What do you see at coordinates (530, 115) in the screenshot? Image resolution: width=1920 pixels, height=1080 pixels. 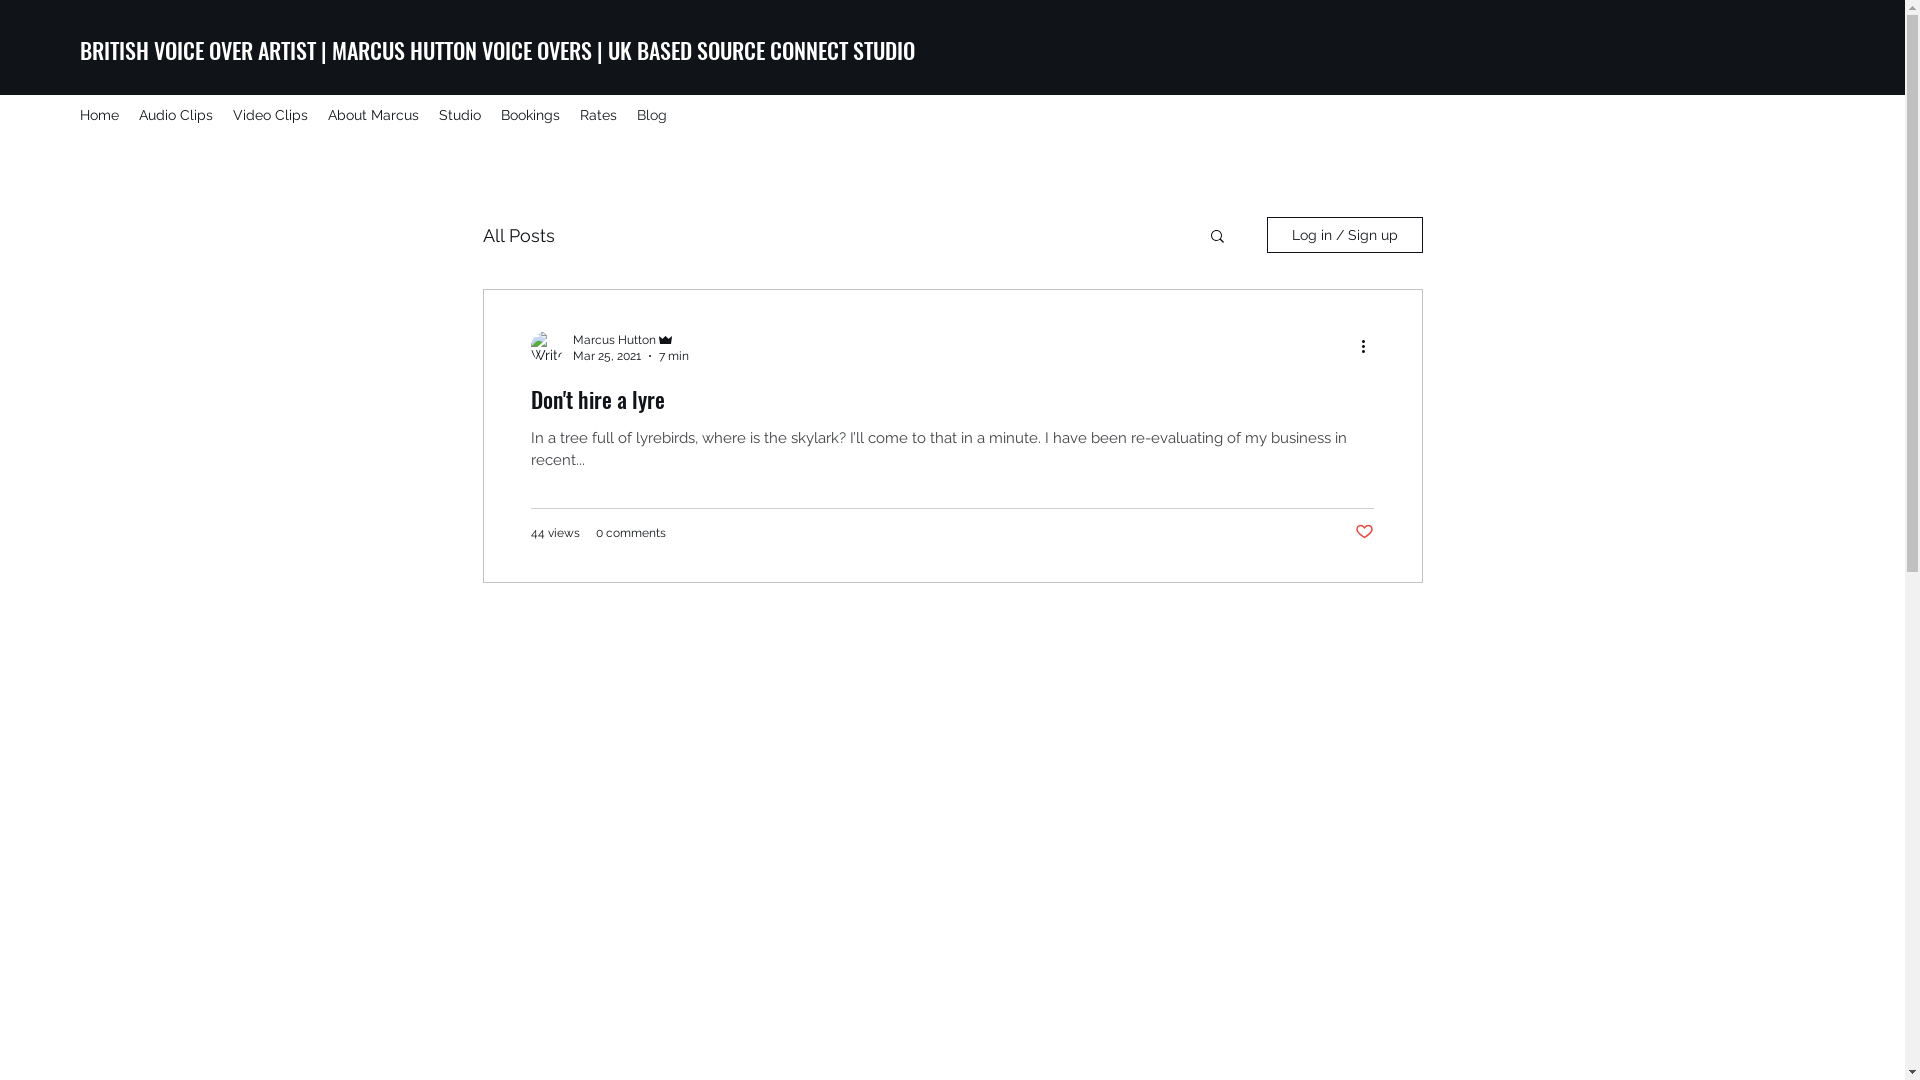 I see `'Bookings'` at bounding box center [530, 115].